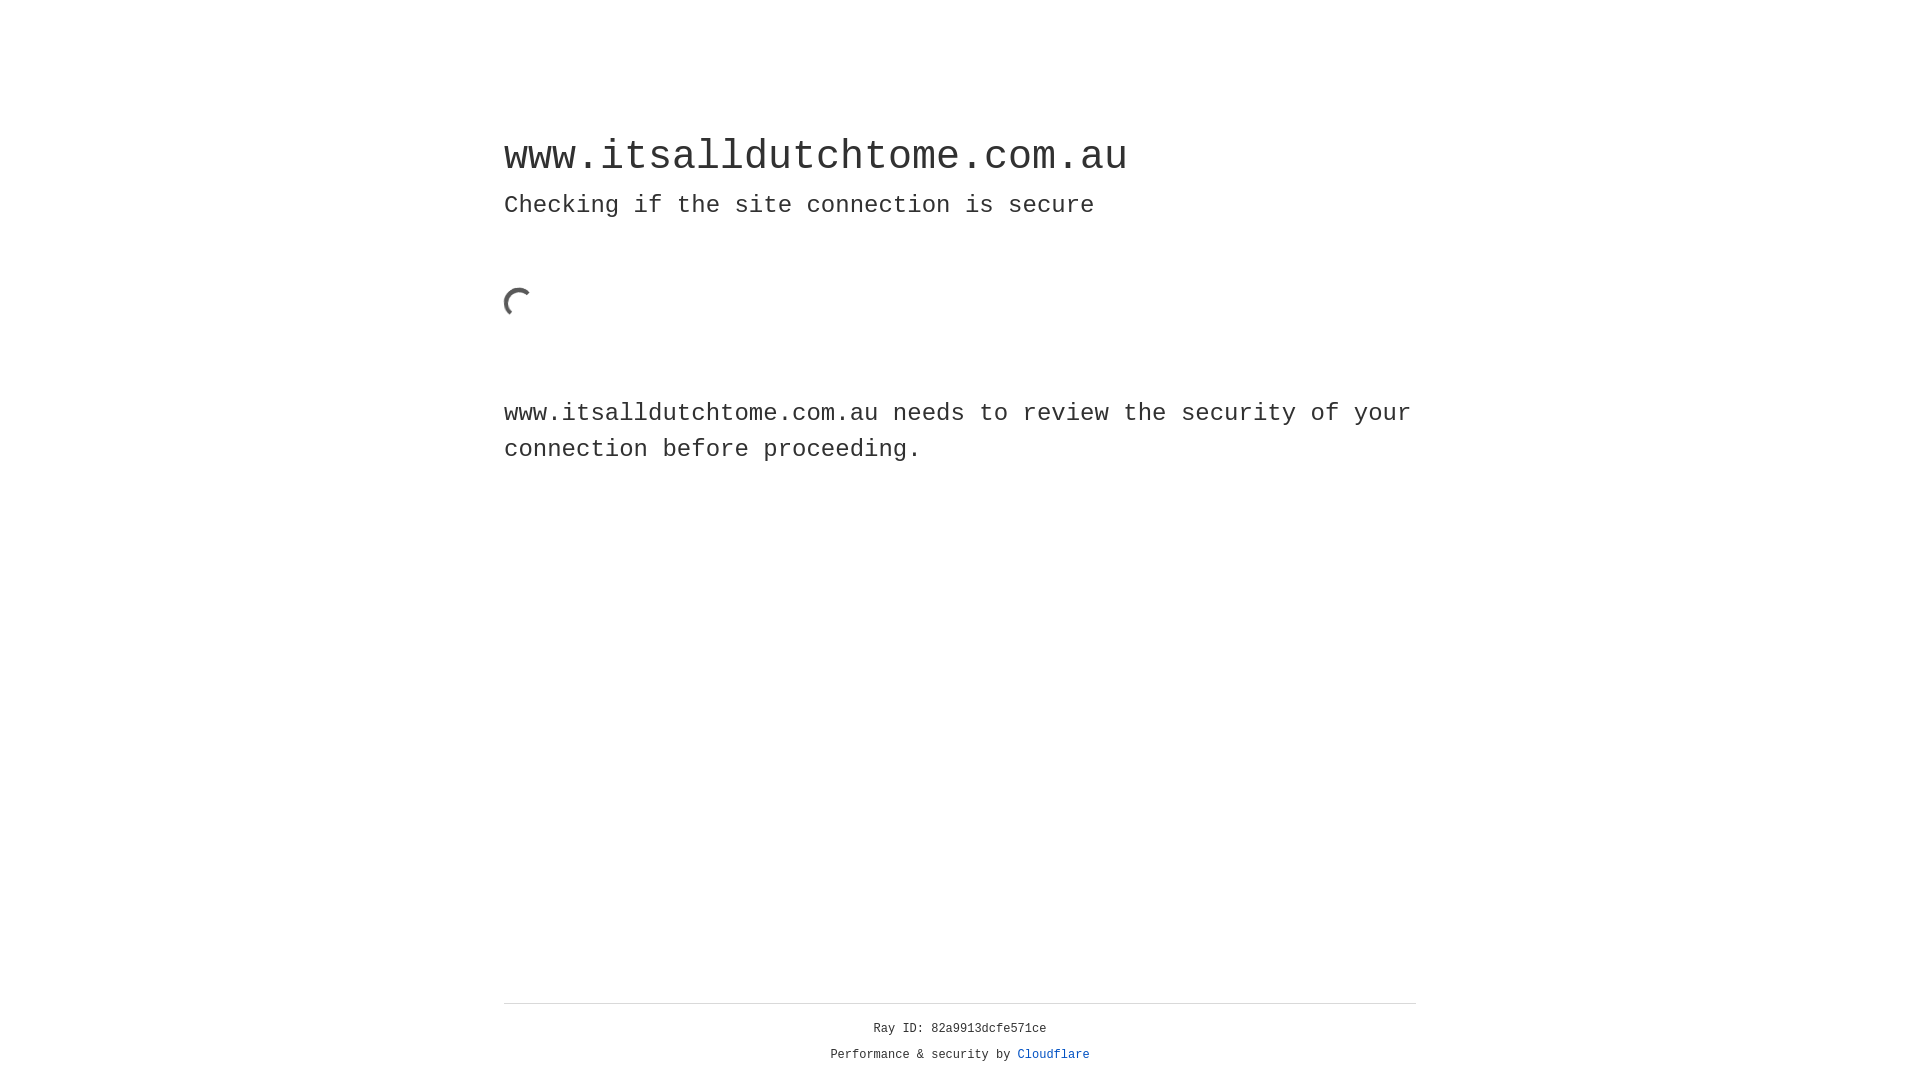 This screenshot has height=1080, width=1920. What do you see at coordinates (1053, 1054) in the screenshot?
I see `'Cloudflare'` at bounding box center [1053, 1054].